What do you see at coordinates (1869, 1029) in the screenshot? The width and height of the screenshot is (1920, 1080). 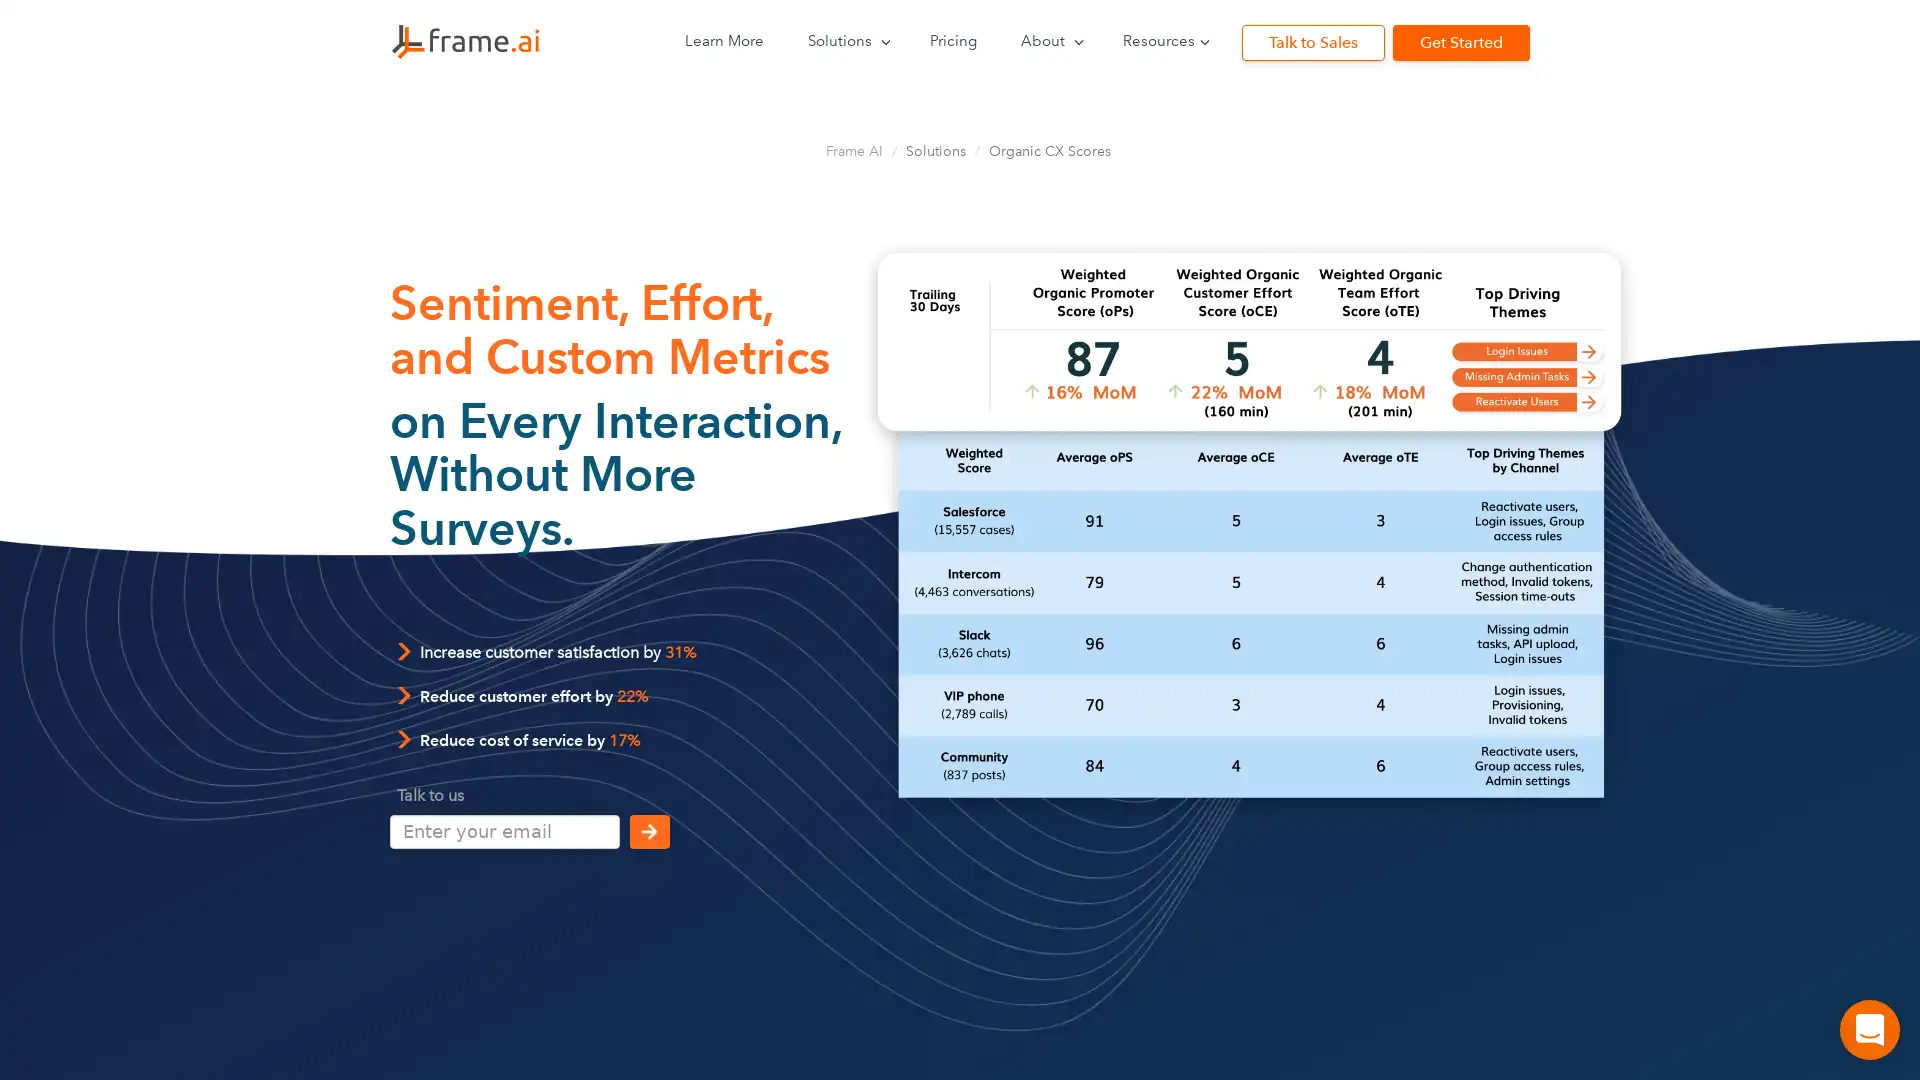 I see `Open Intercom Messenger` at bounding box center [1869, 1029].